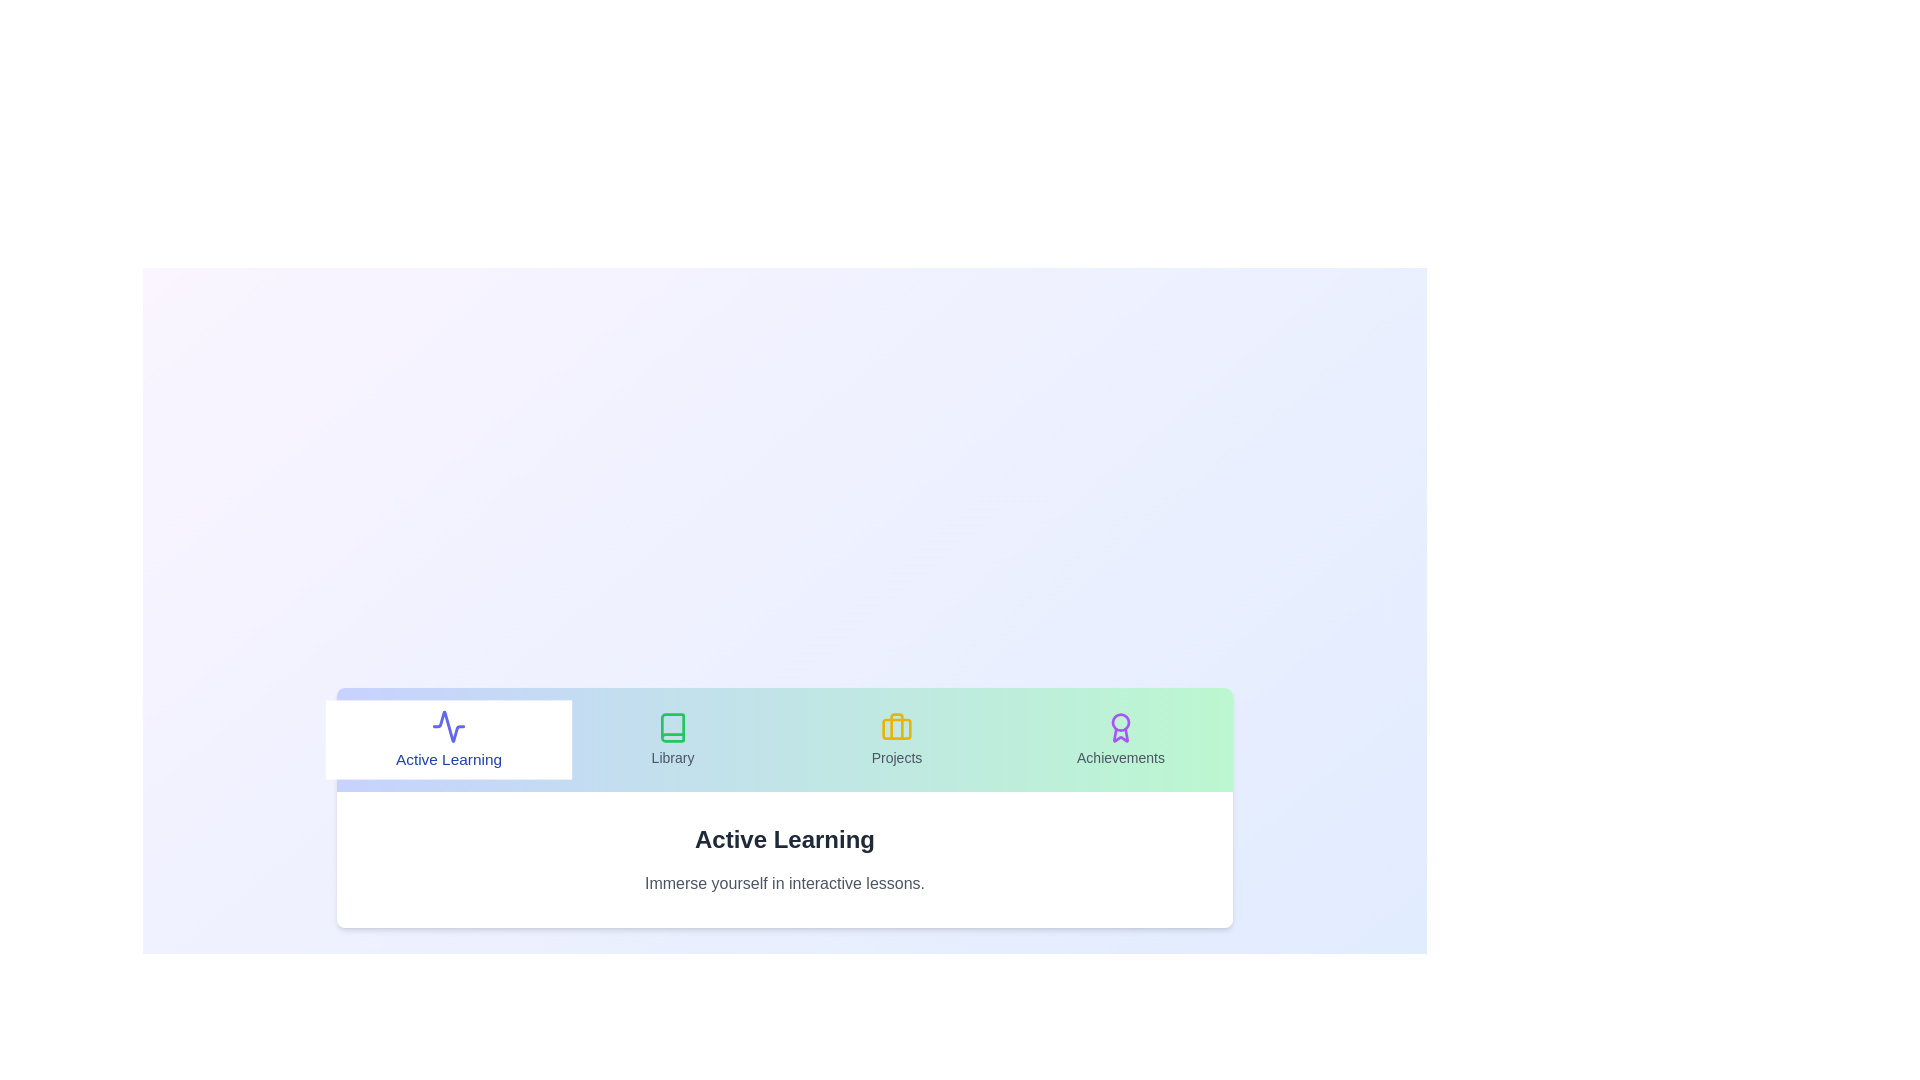 The image size is (1920, 1080). I want to click on the text in the description area of the active tab, so click(784, 882).